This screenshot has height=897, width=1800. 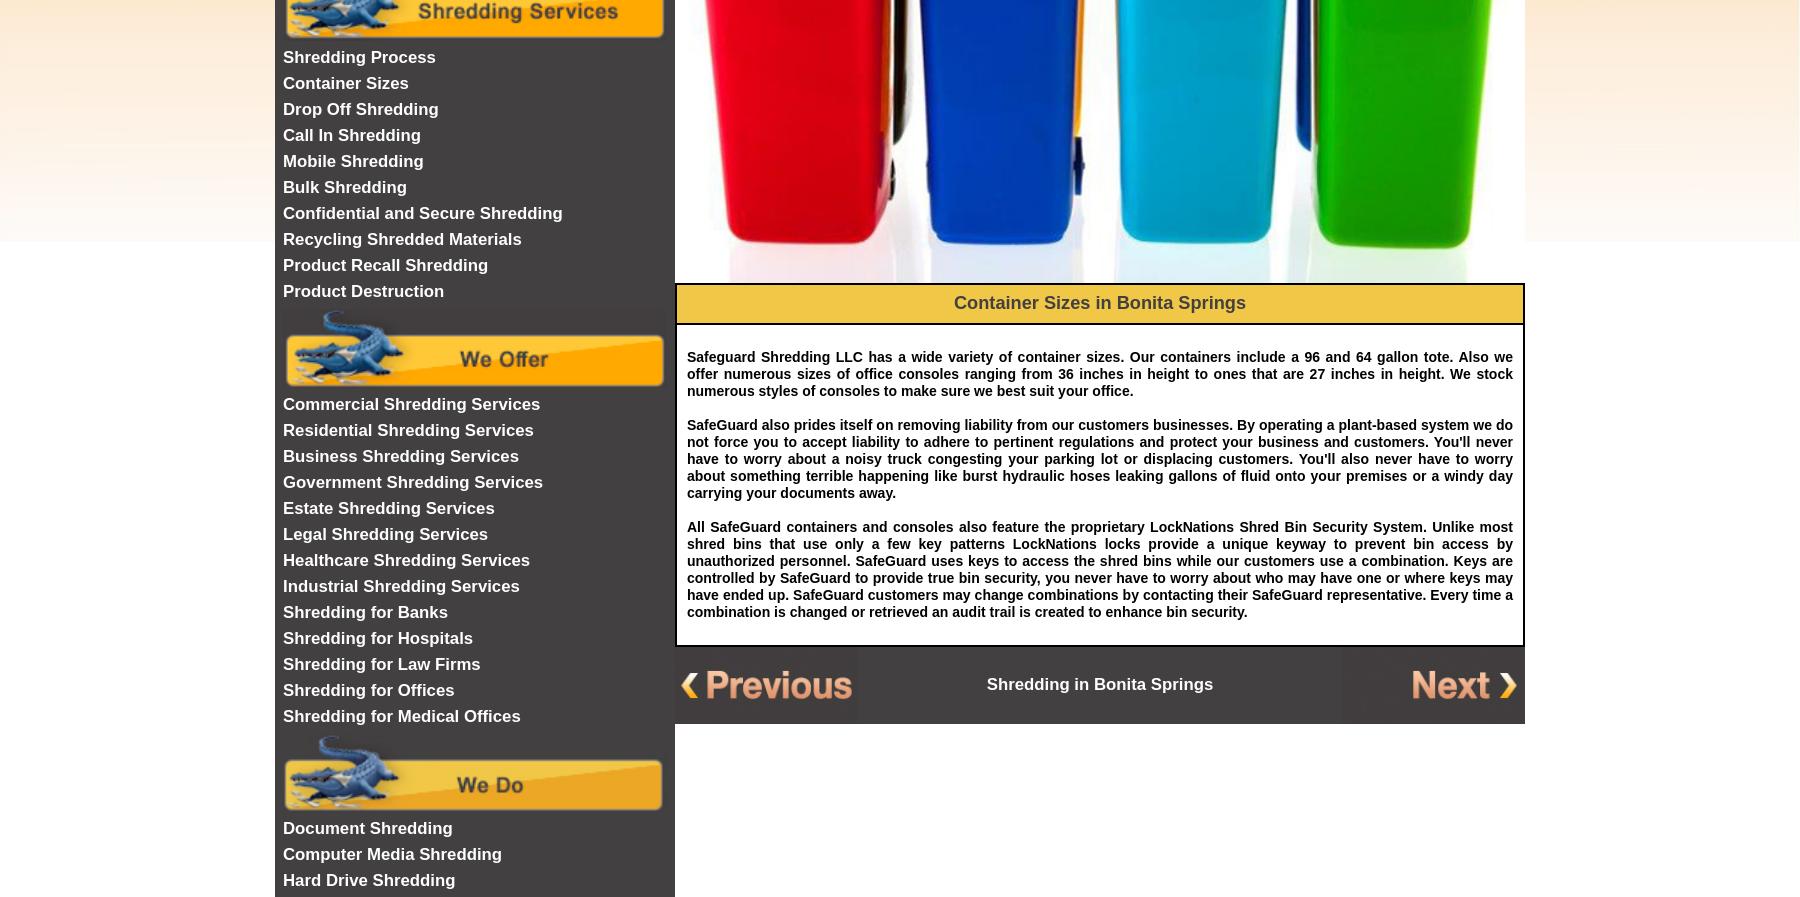 What do you see at coordinates (385, 533) in the screenshot?
I see `'Legal Shredding Services'` at bounding box center [385, 533].